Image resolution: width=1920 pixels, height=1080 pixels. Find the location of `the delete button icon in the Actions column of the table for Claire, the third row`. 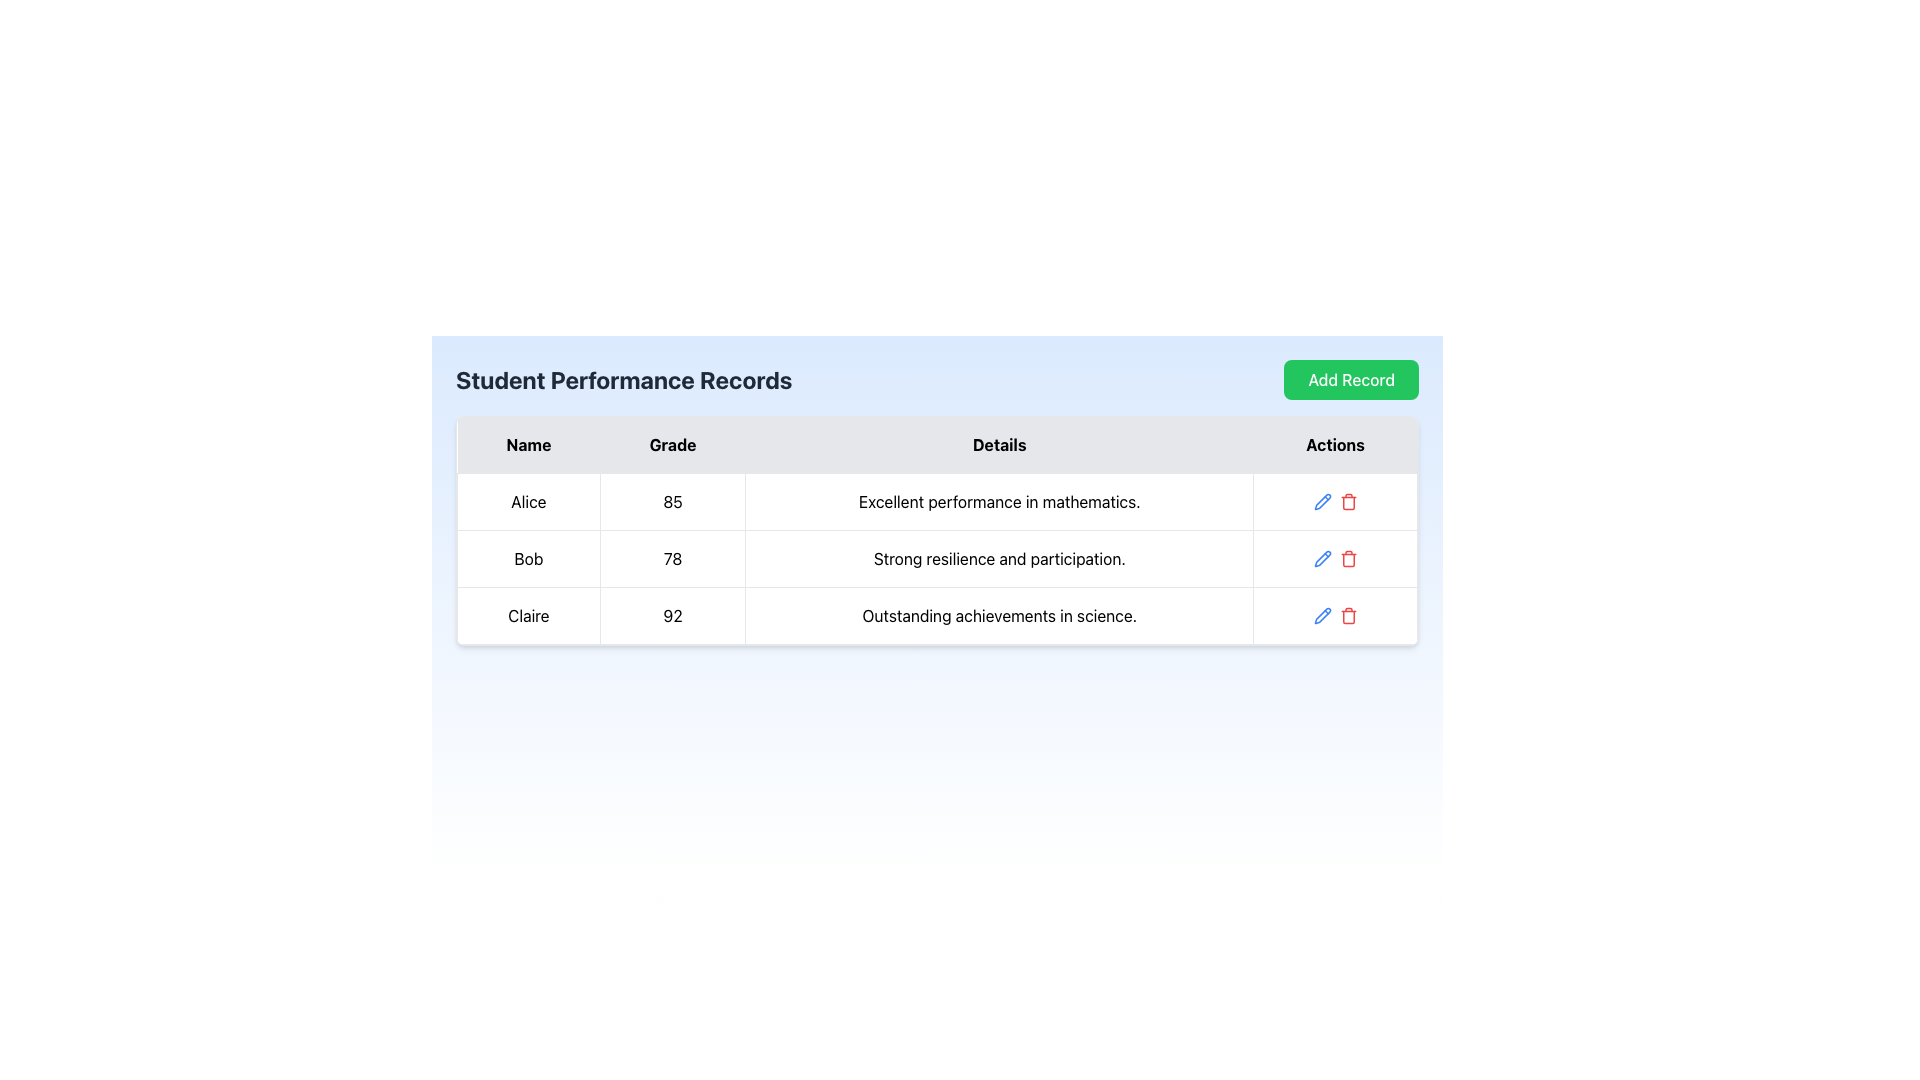

the delete button icon in the Actions column of the table for Claire, the third row is located at coordinates (1348, 615).